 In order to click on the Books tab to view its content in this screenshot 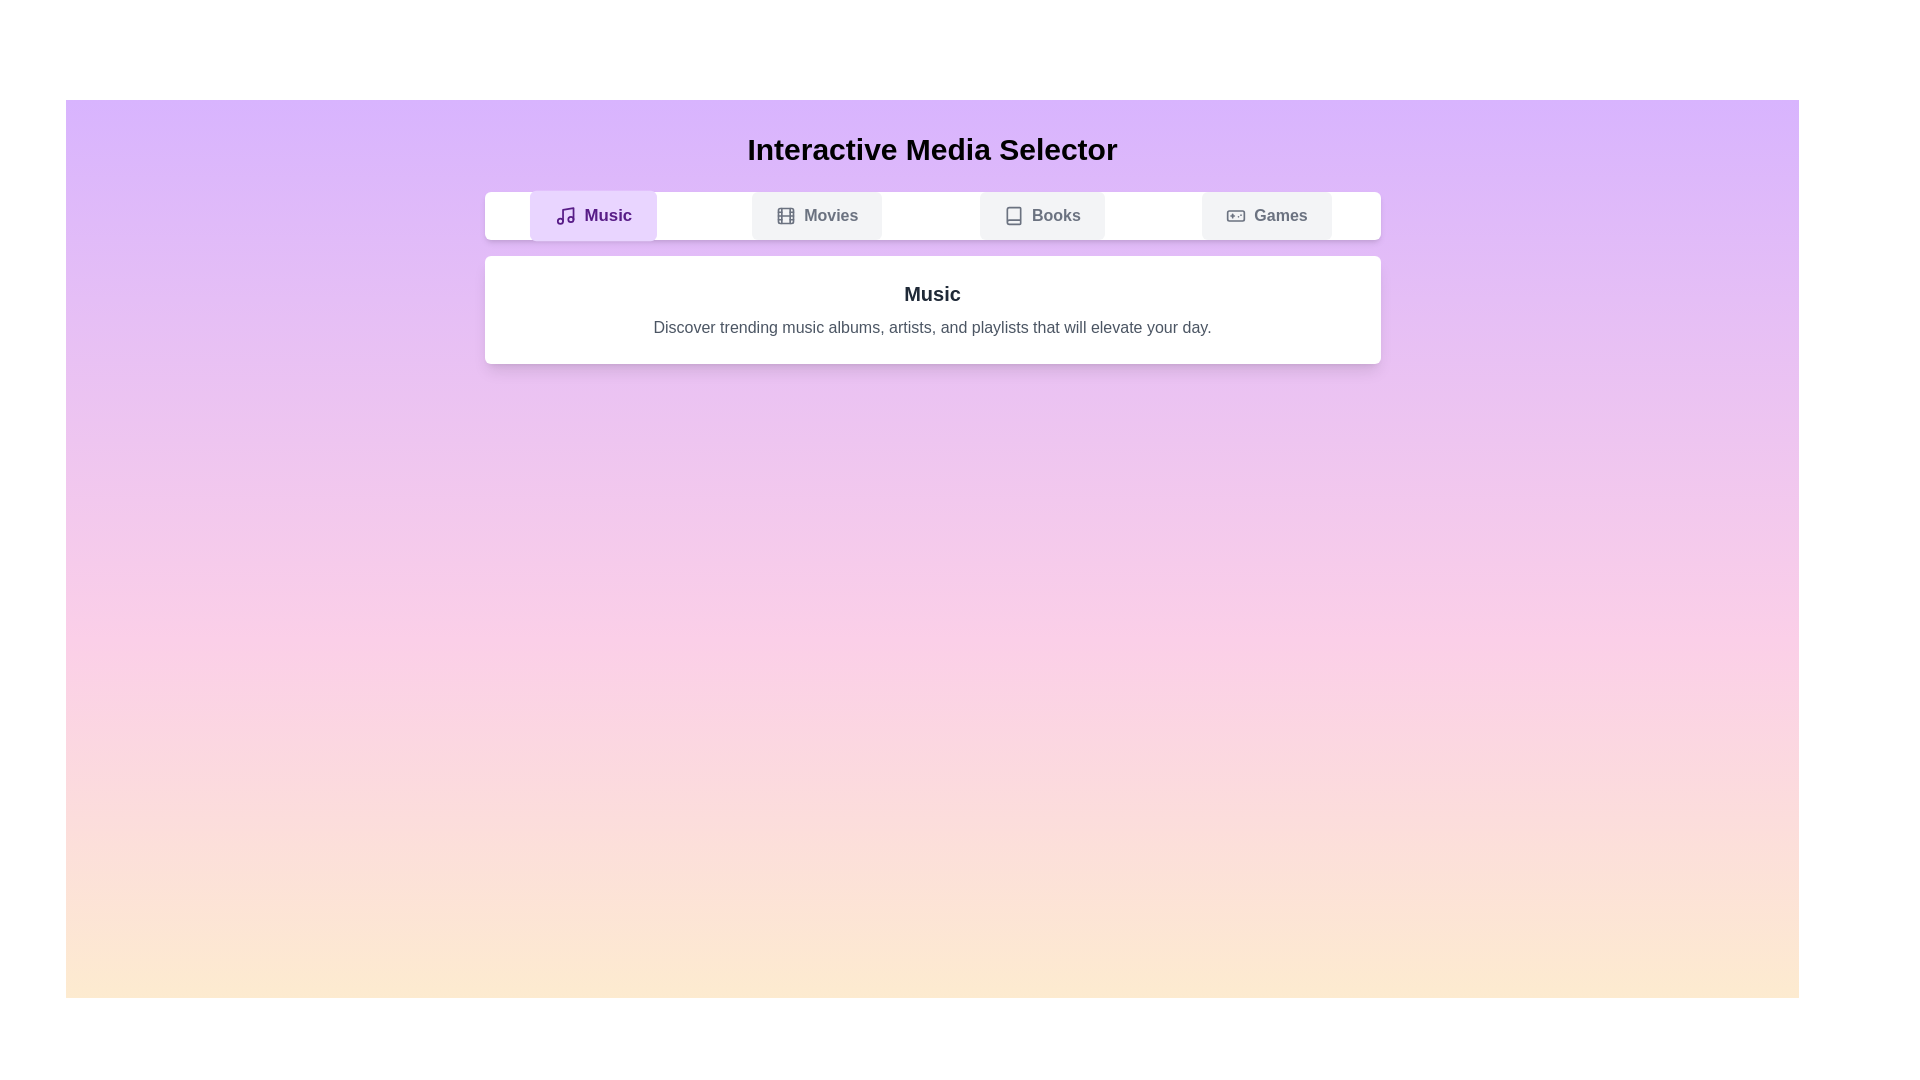, I will do `click(1041, 216)`.